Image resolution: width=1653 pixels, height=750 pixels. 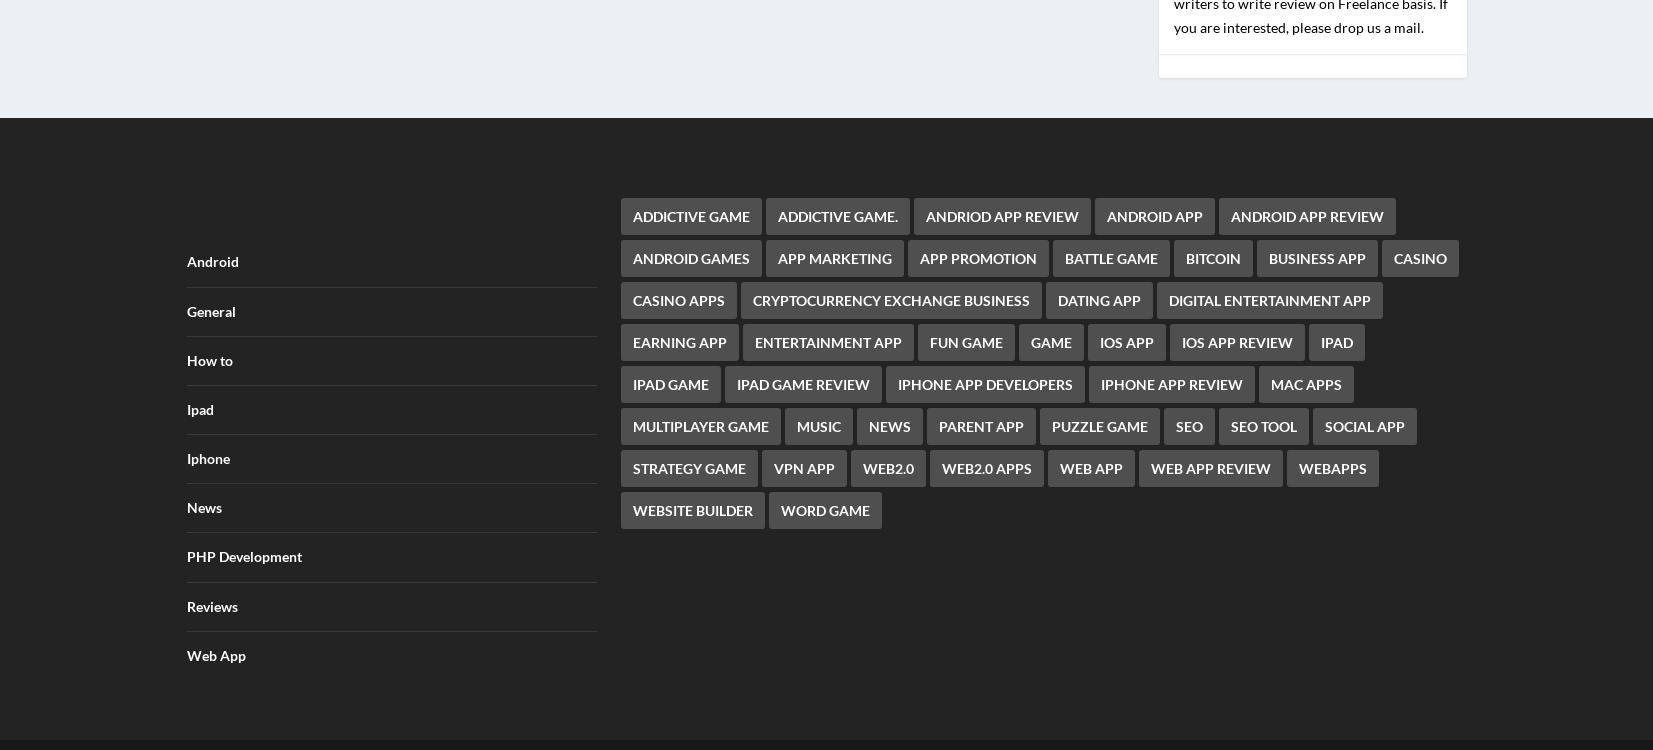 What do you see at coordinates (868, 413) in the screenshot?
I see `'news'` at bounding box center [868, 413].